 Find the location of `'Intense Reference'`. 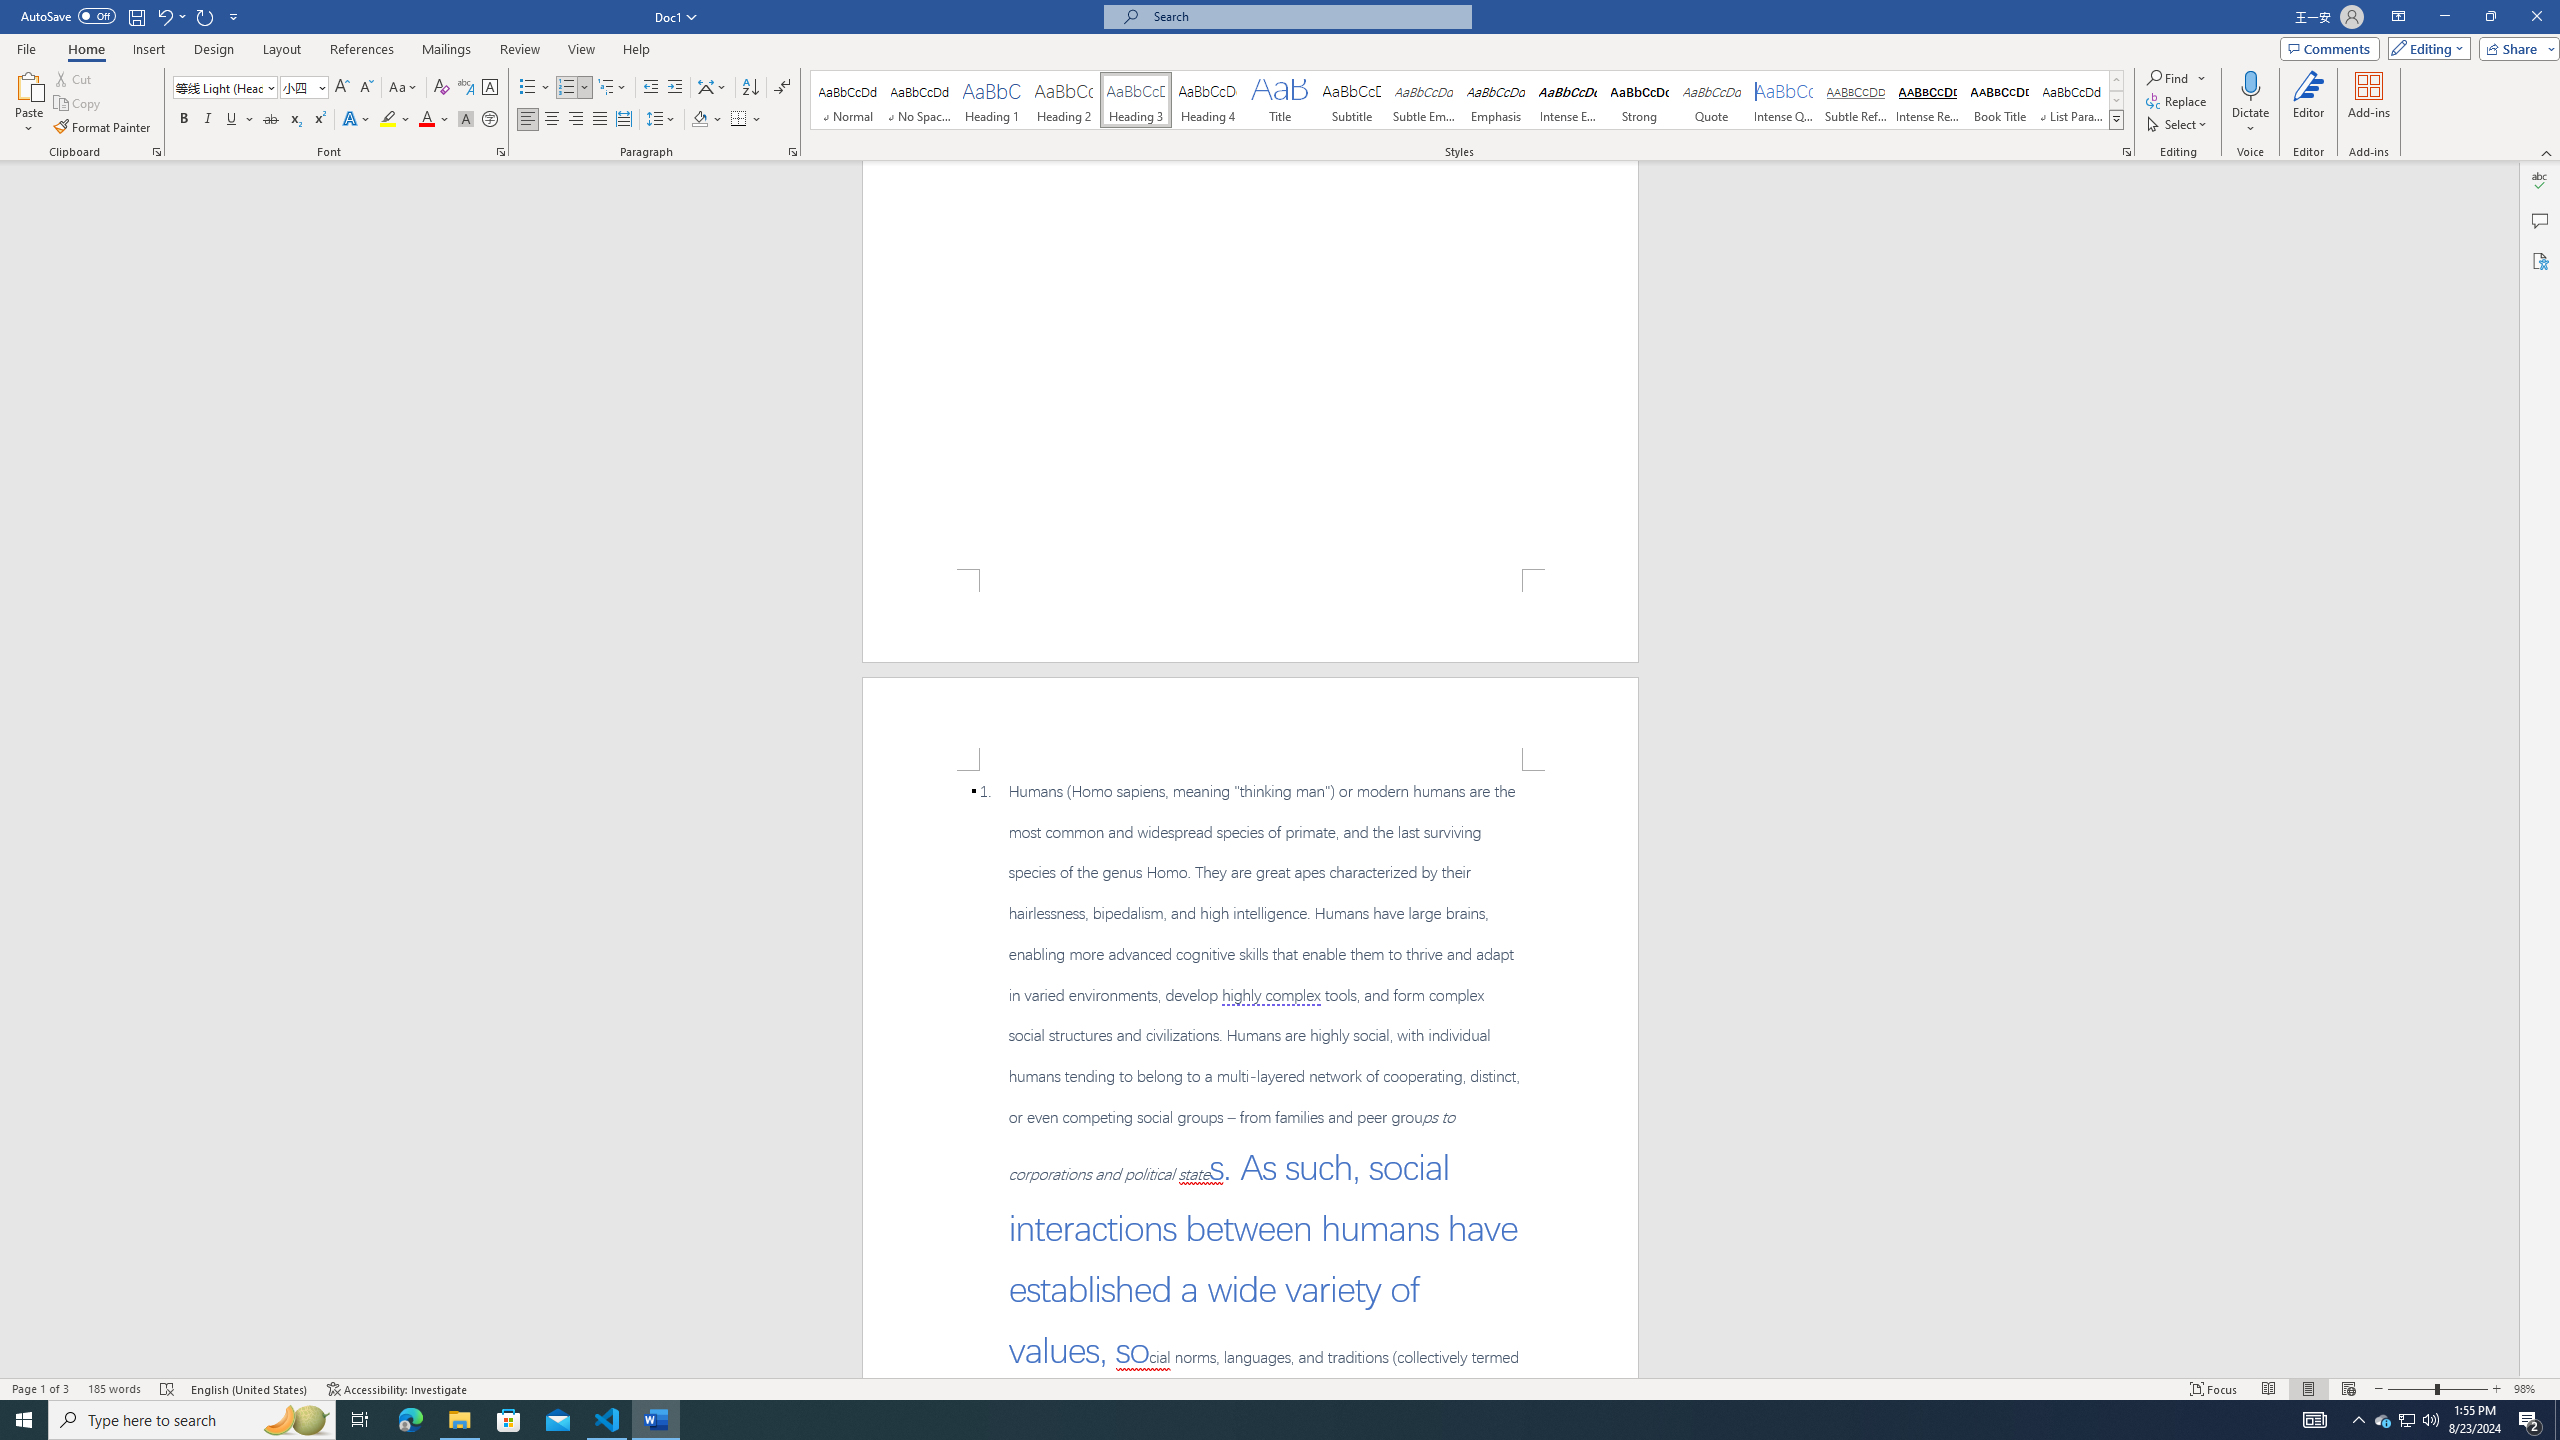

'Intense Reference' is located at coordinates (1927, 99).